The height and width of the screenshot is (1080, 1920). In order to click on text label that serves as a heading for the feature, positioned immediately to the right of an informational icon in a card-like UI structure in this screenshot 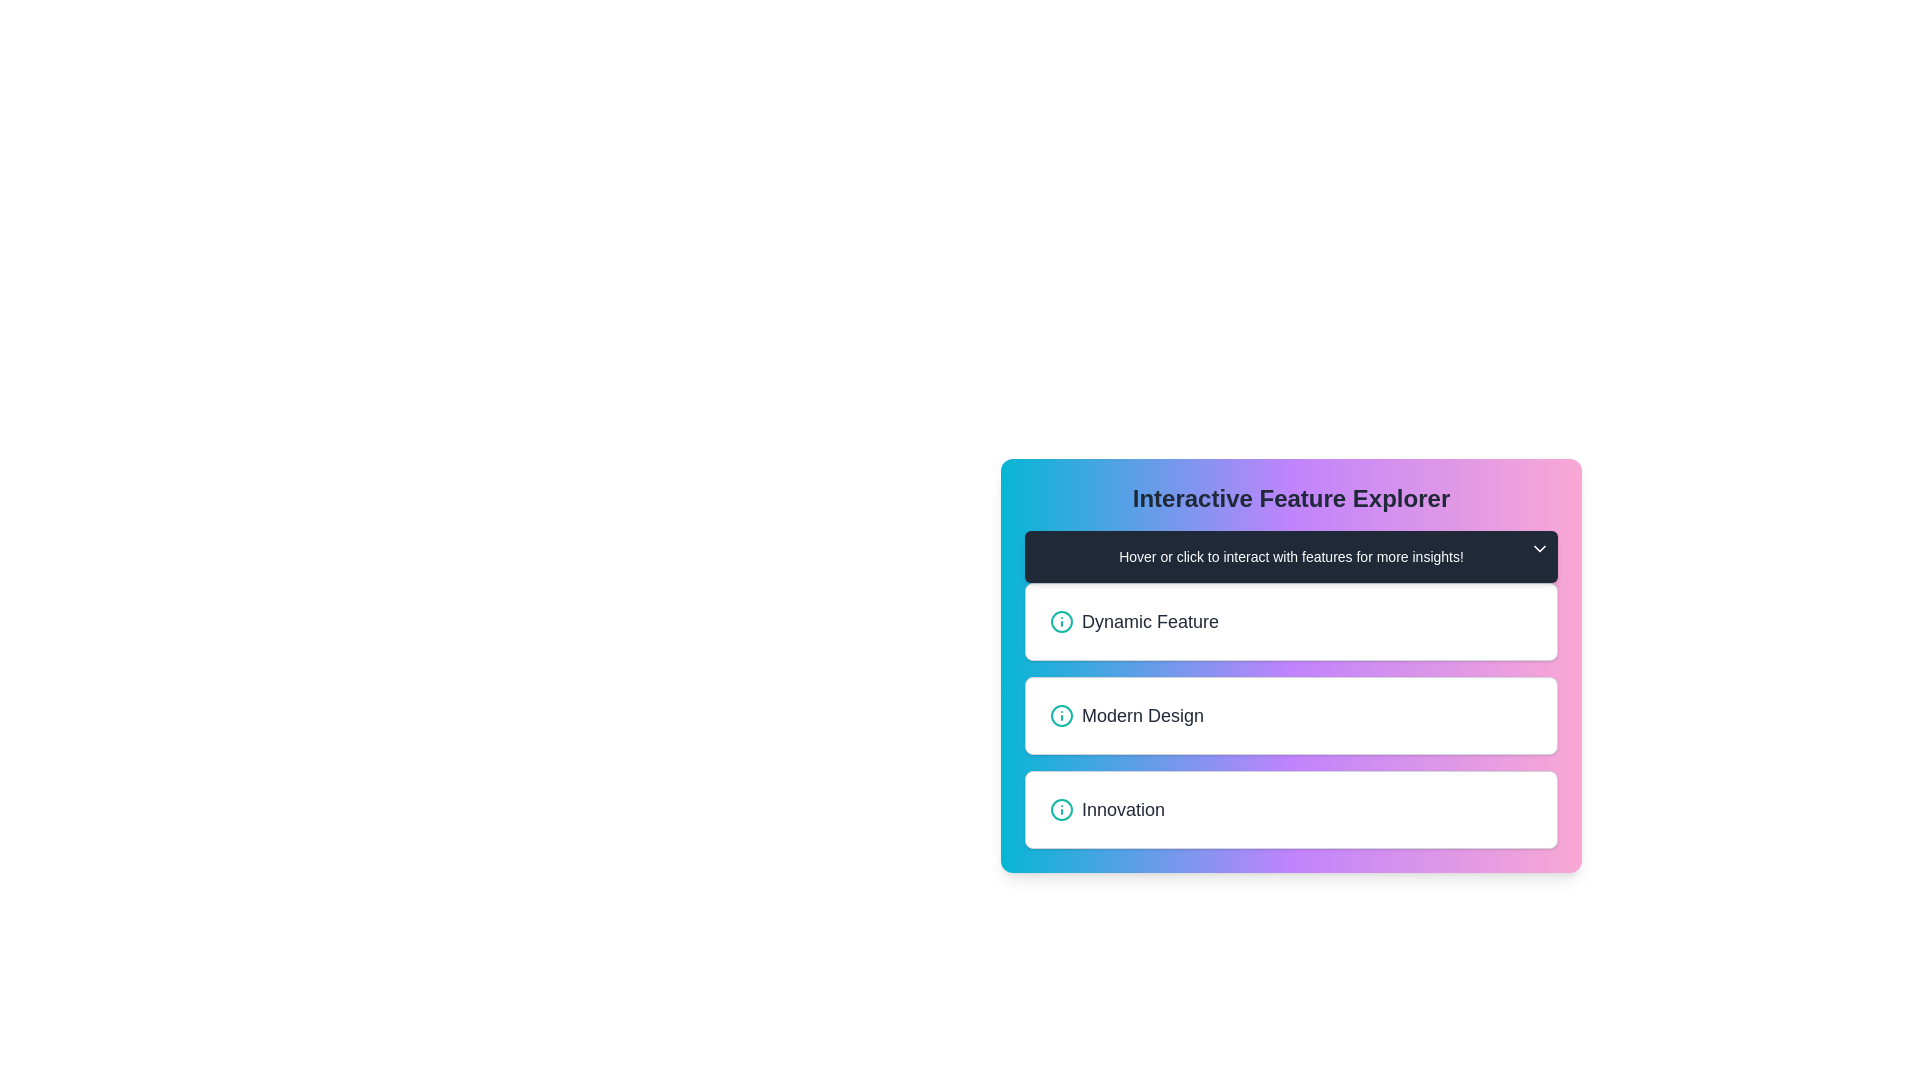, I will do `click(1150, 620)`.